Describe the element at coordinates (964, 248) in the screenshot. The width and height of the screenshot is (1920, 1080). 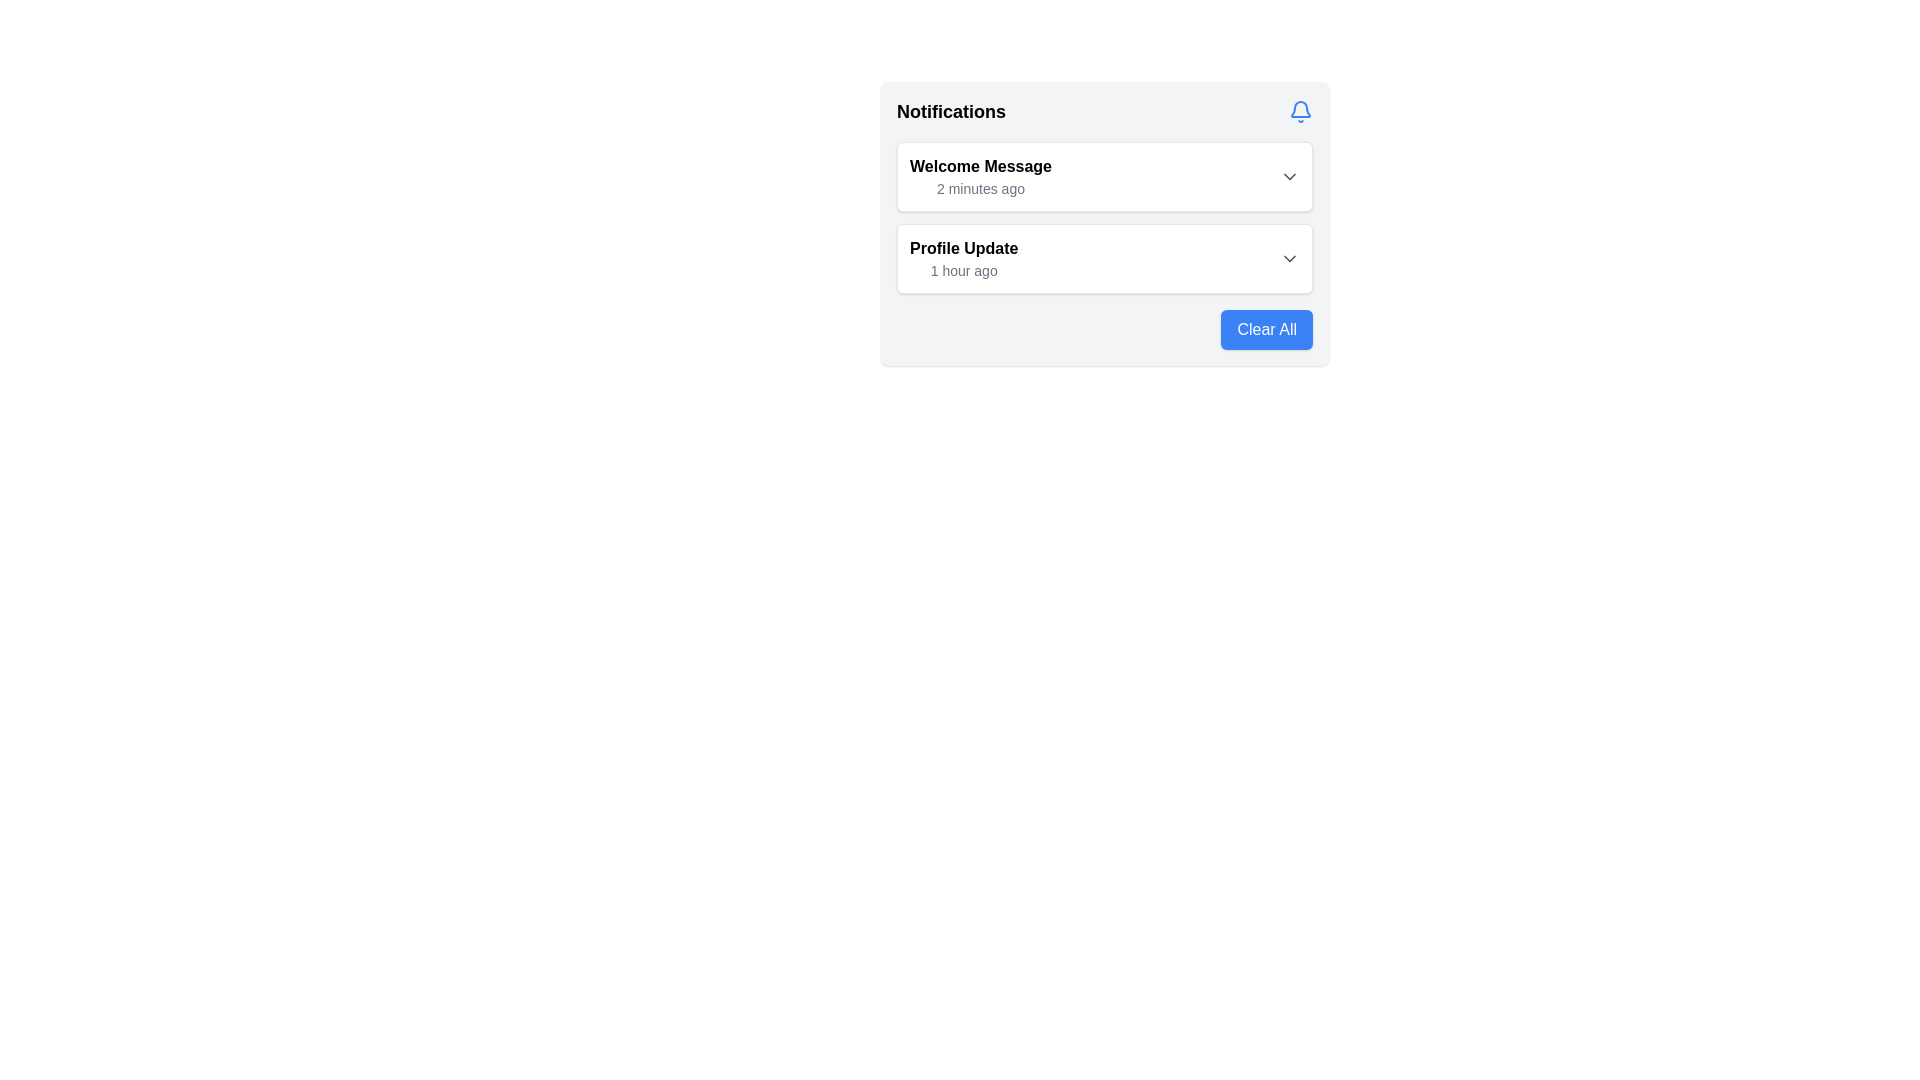
I see `bold text label 'Profile Update' which serves as the title of the second notification card in the notification list, positioned under 'Welcome Message'` at that location.